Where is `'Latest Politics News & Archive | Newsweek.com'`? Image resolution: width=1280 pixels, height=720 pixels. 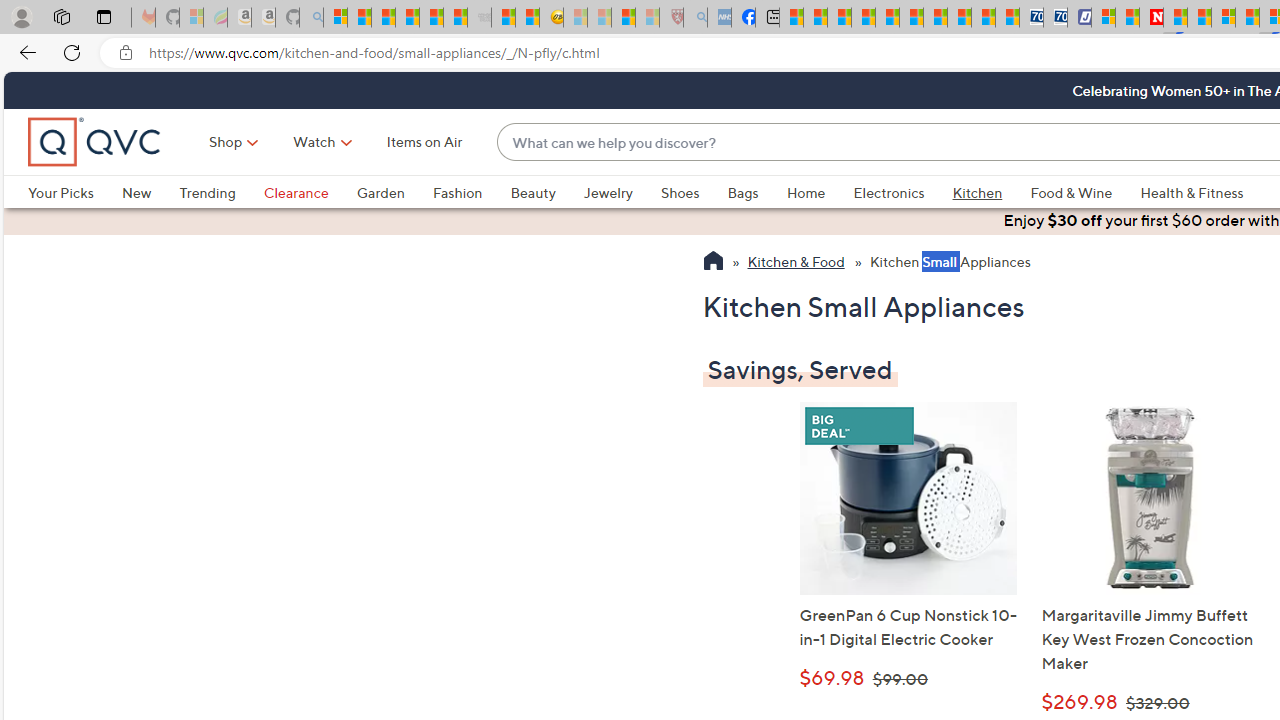
'Latest Politics News & Archive | Newsweek.com' is located at coordinates (1152, 17).